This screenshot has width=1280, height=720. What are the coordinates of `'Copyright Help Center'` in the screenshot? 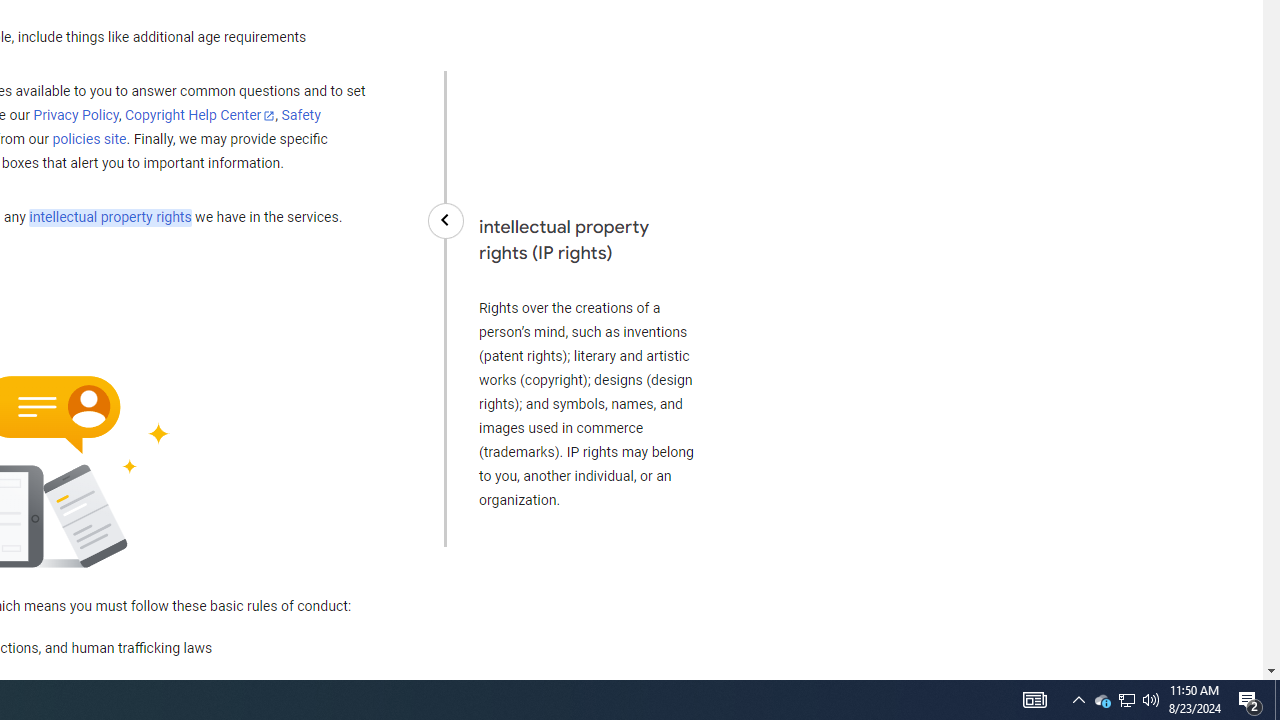 It's located at (200, 116).